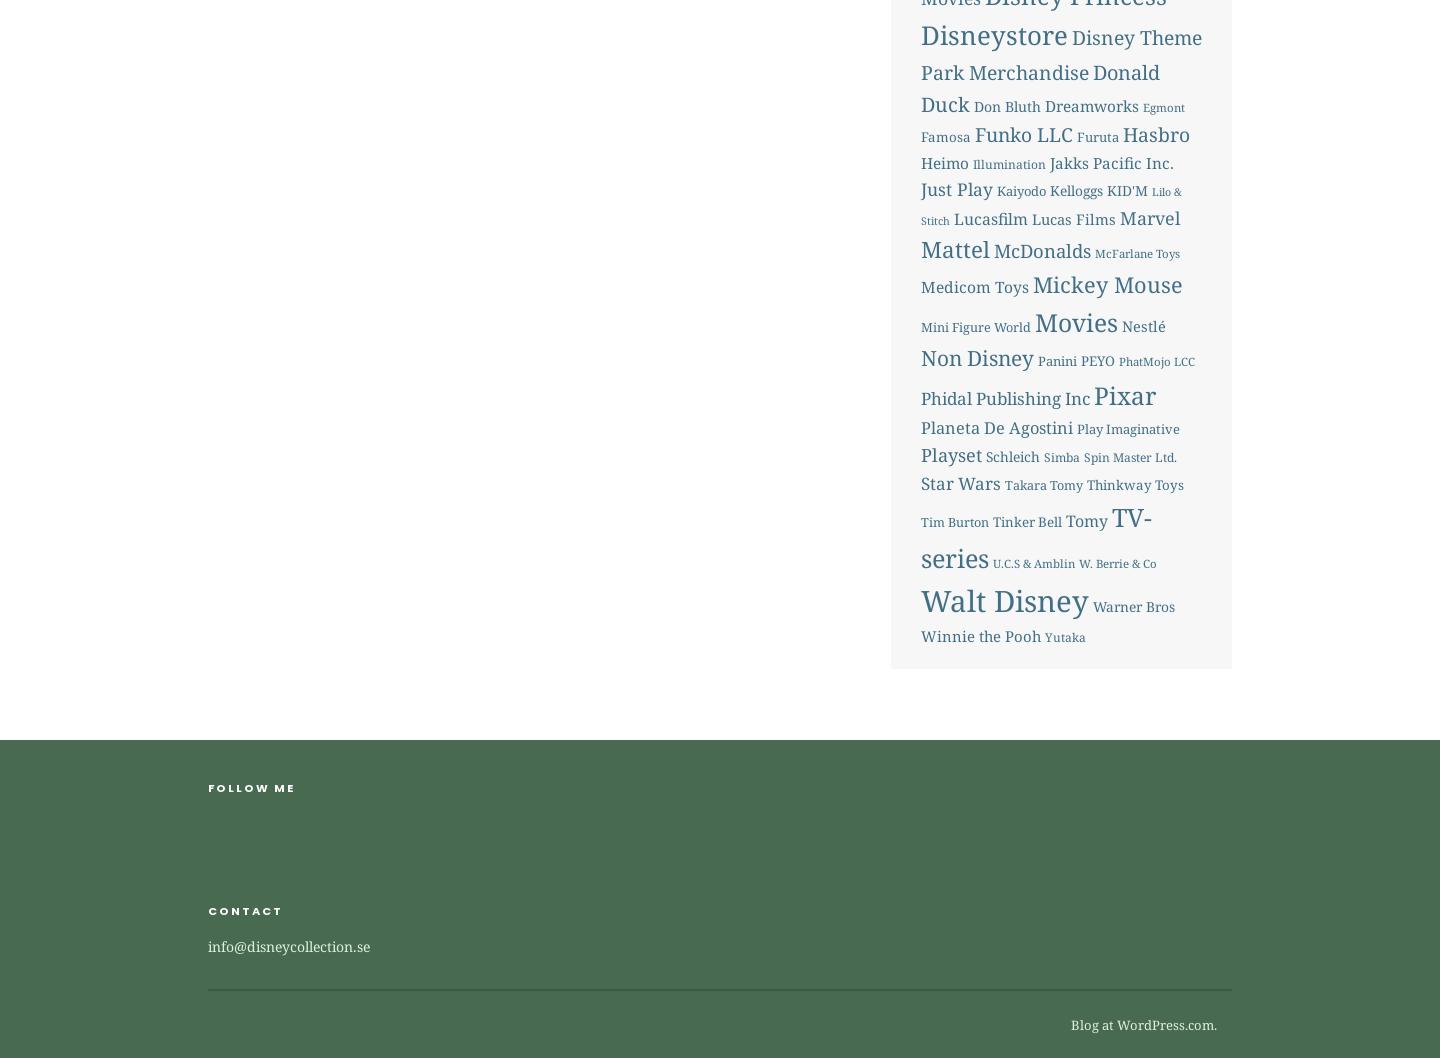 The width and height of the screenshot is (1440, 1058). I want to click on 'Pixar', so click(1123, 394).